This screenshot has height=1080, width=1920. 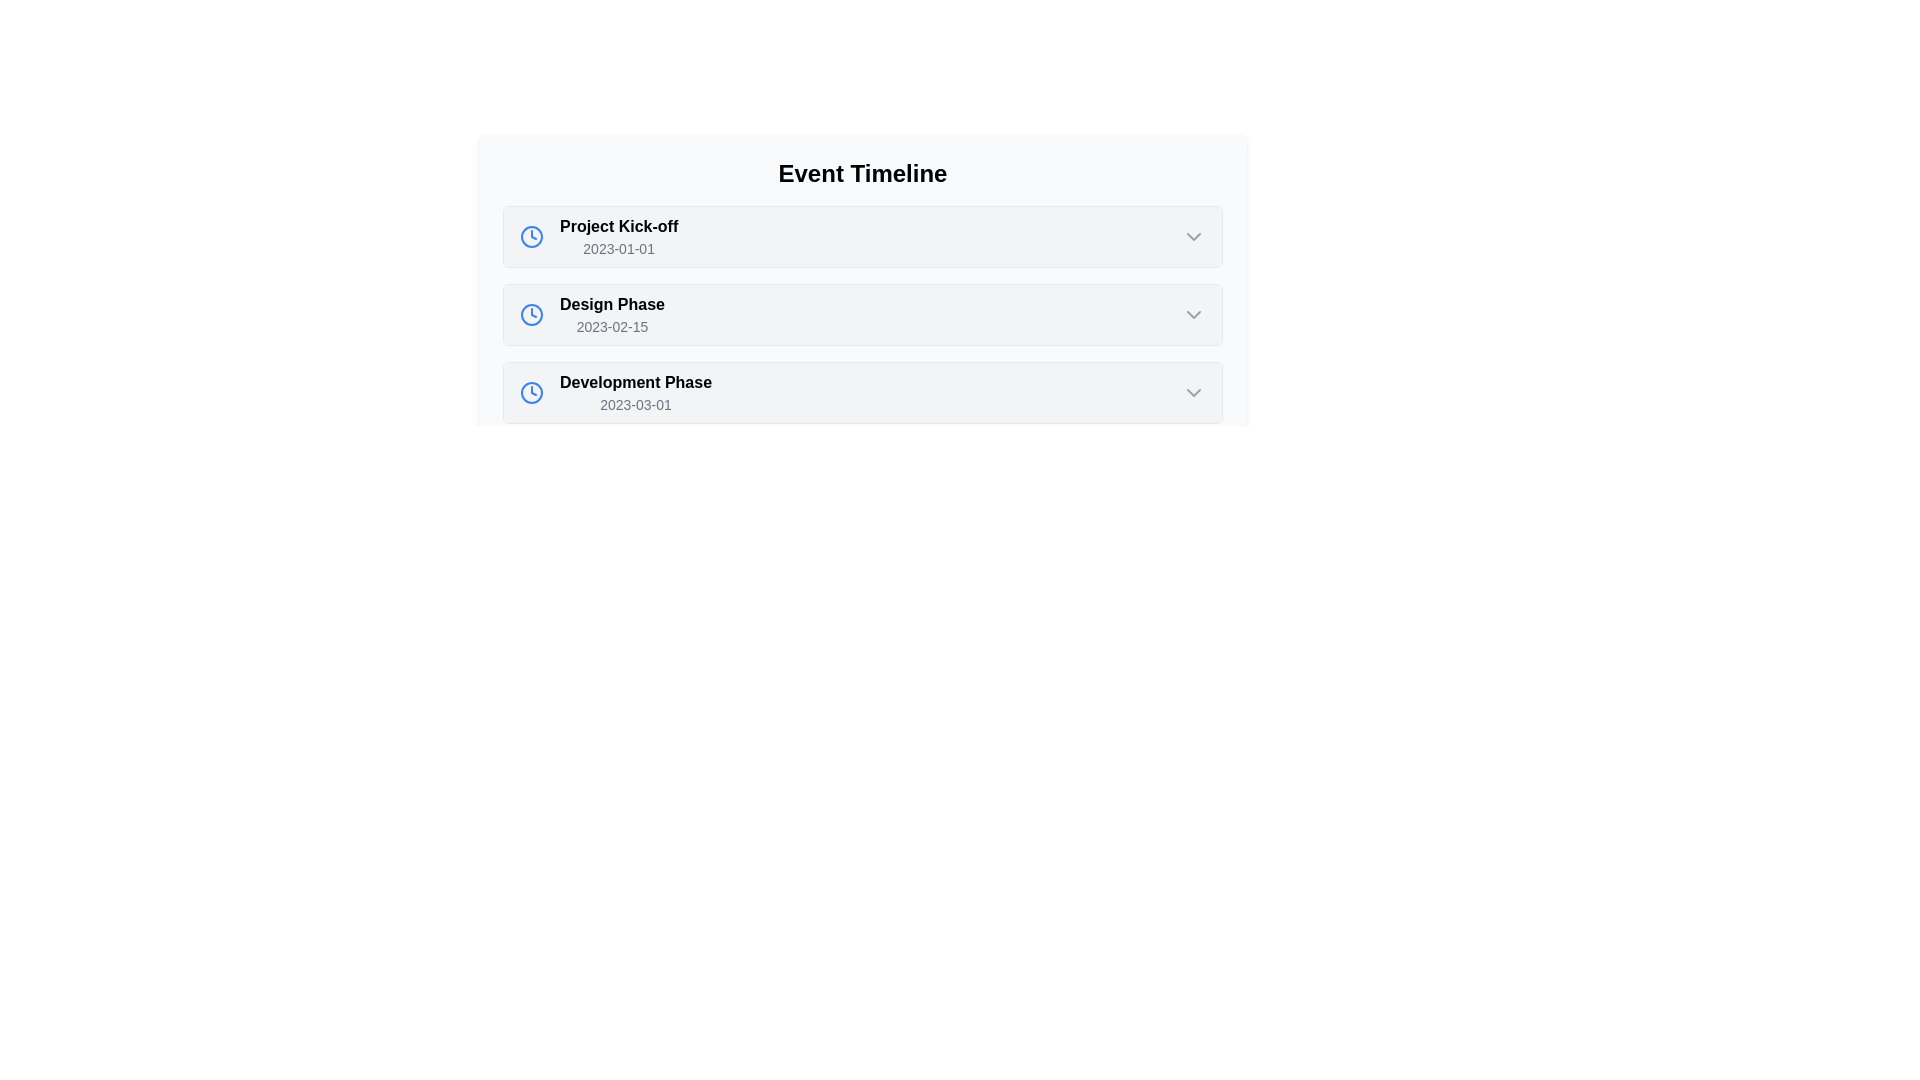 What do you see at coordinates (863, 315) in the screenshot?
I see `the timeline entry for the 'Design Phase' dated '2023-02-15'` at bounding box center [863, 315].